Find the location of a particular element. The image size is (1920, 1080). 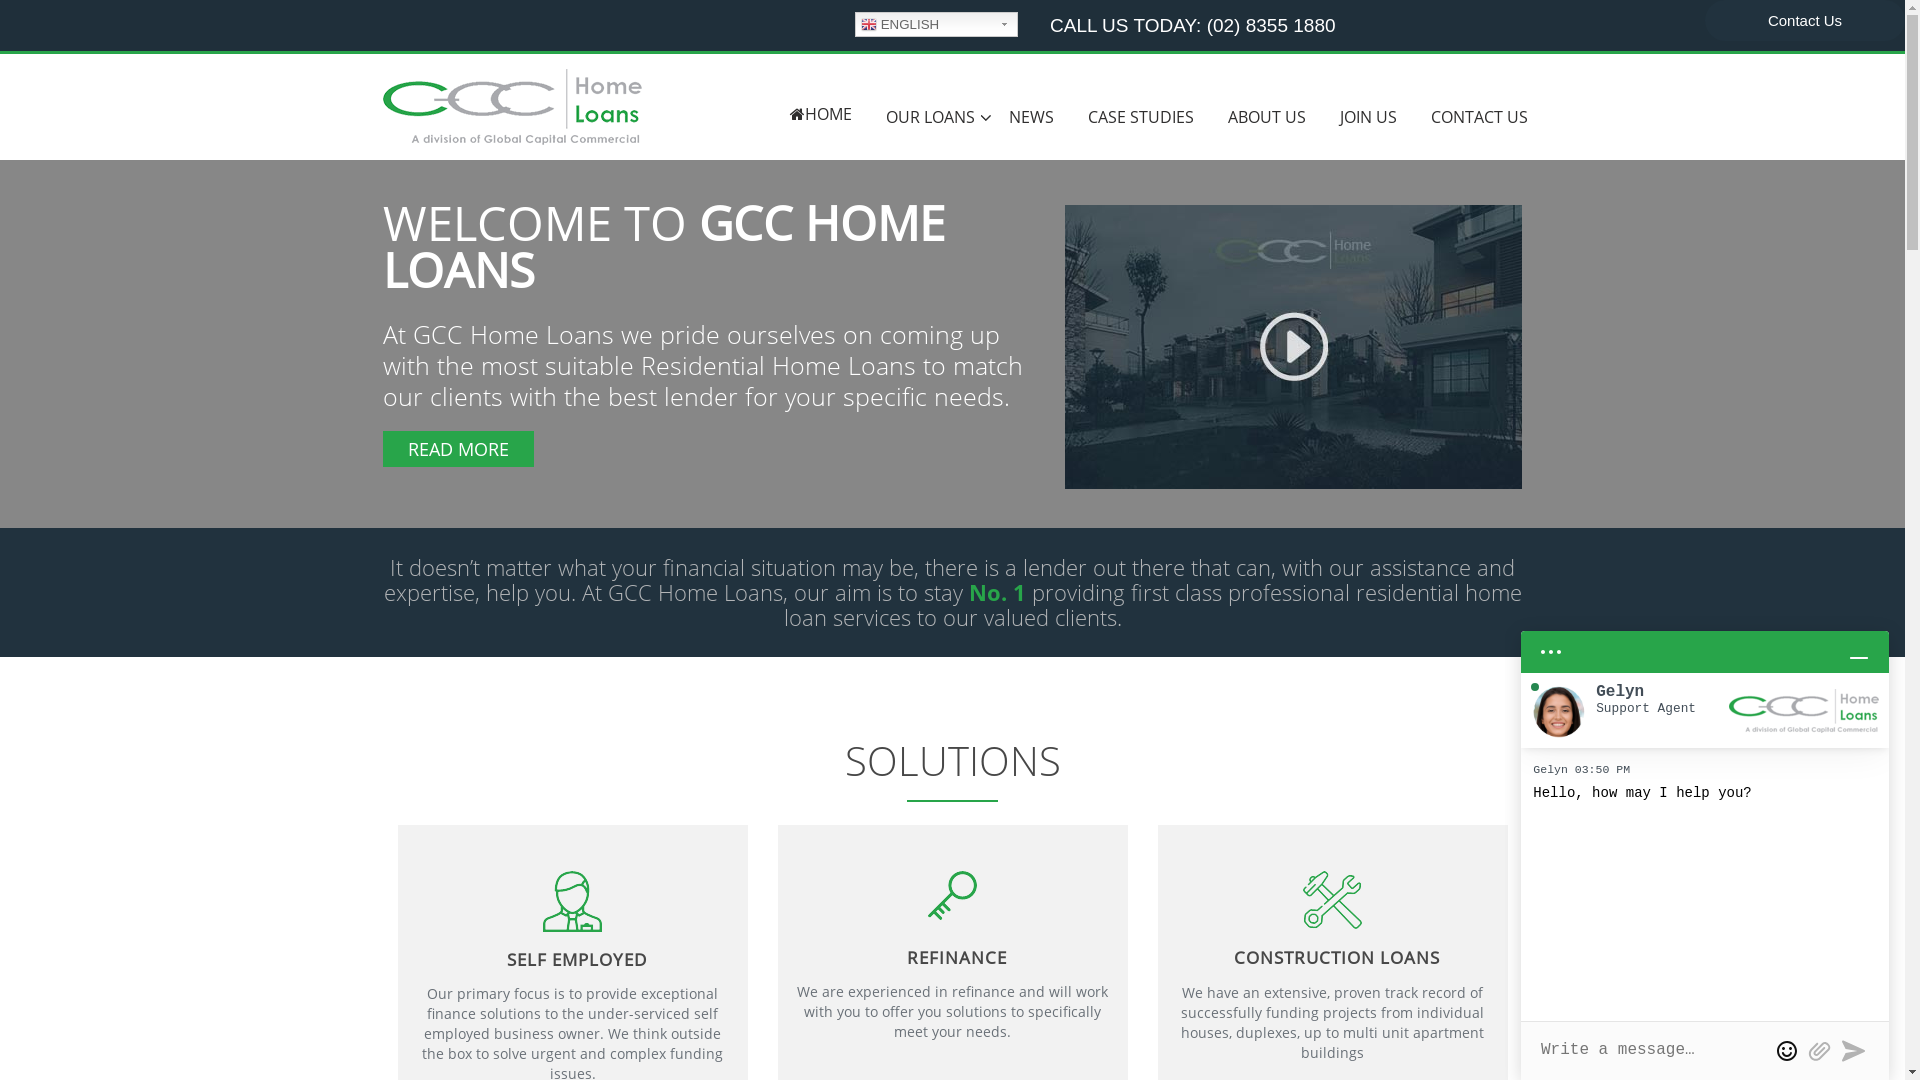

'(02) 8355 1880' is located at coordinates (1270, 25).